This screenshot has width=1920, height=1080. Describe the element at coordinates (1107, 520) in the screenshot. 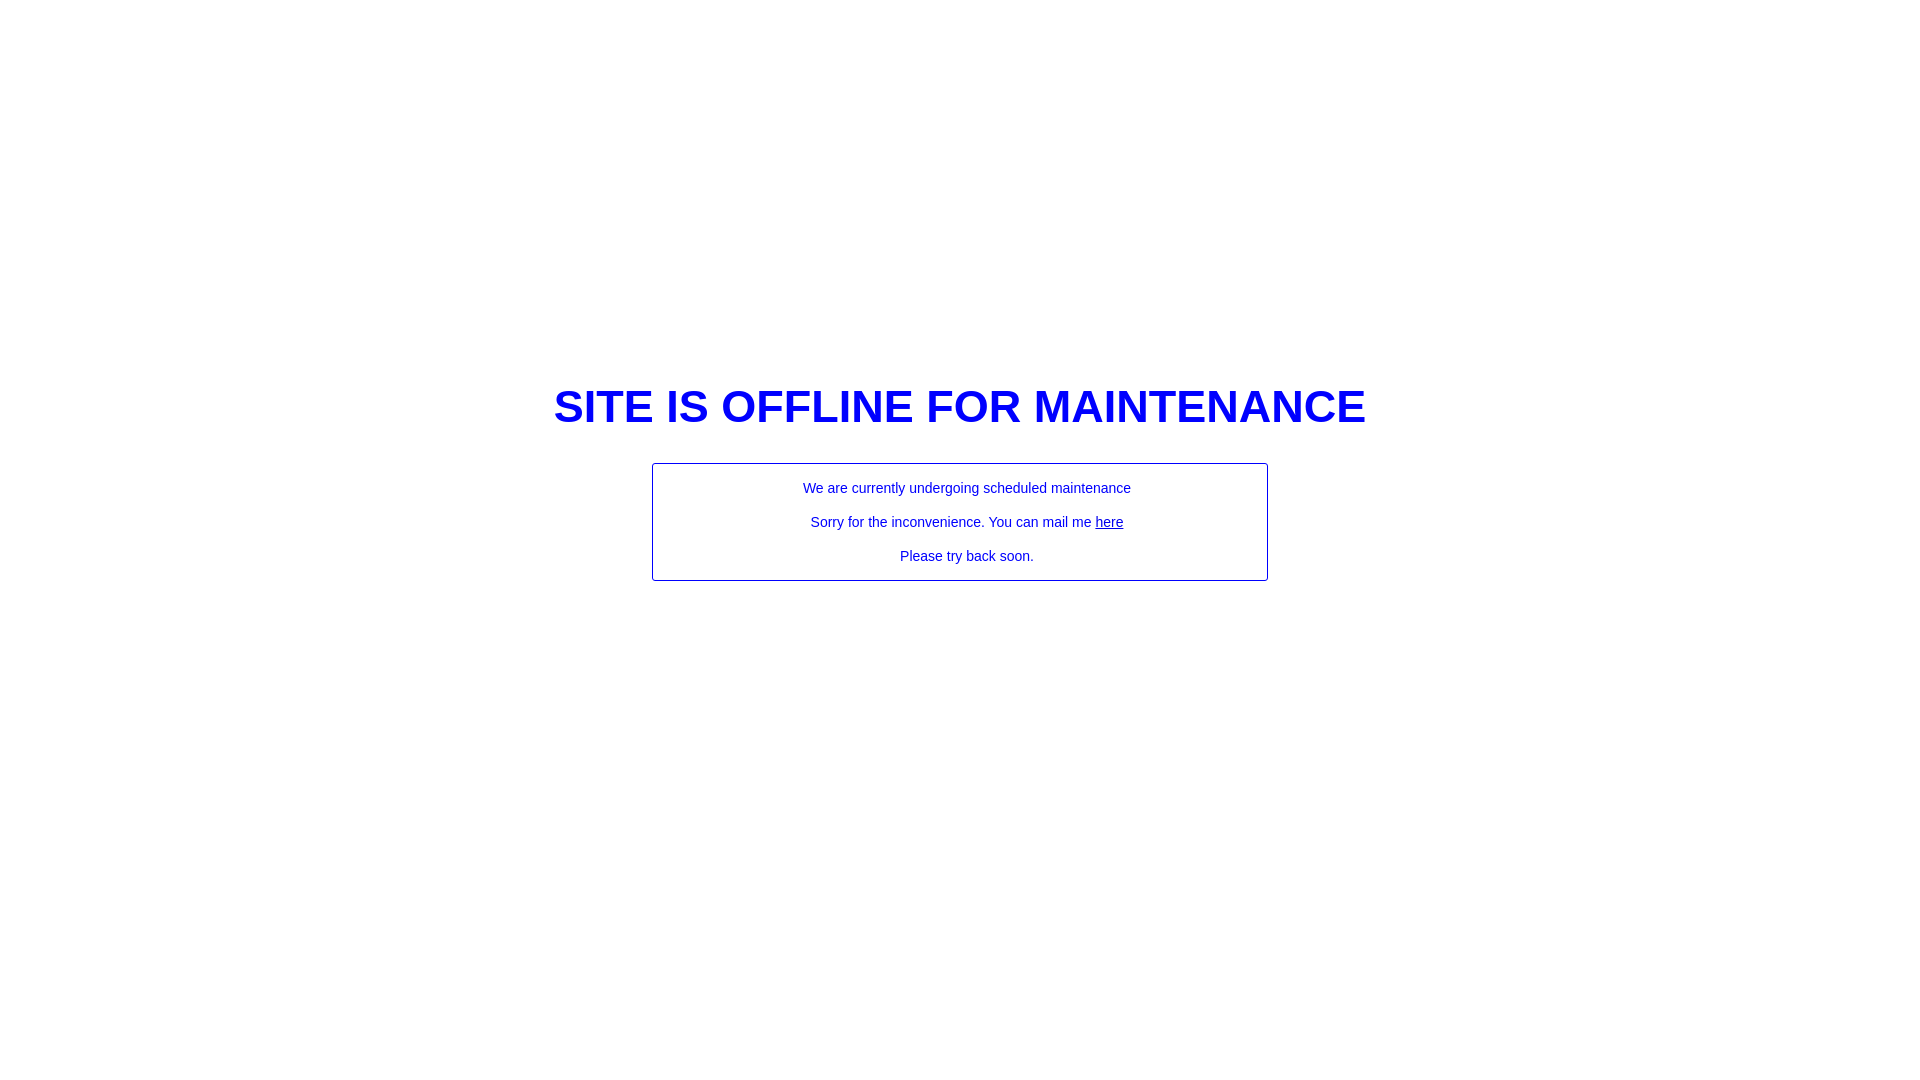

I see `'here'` at that location.